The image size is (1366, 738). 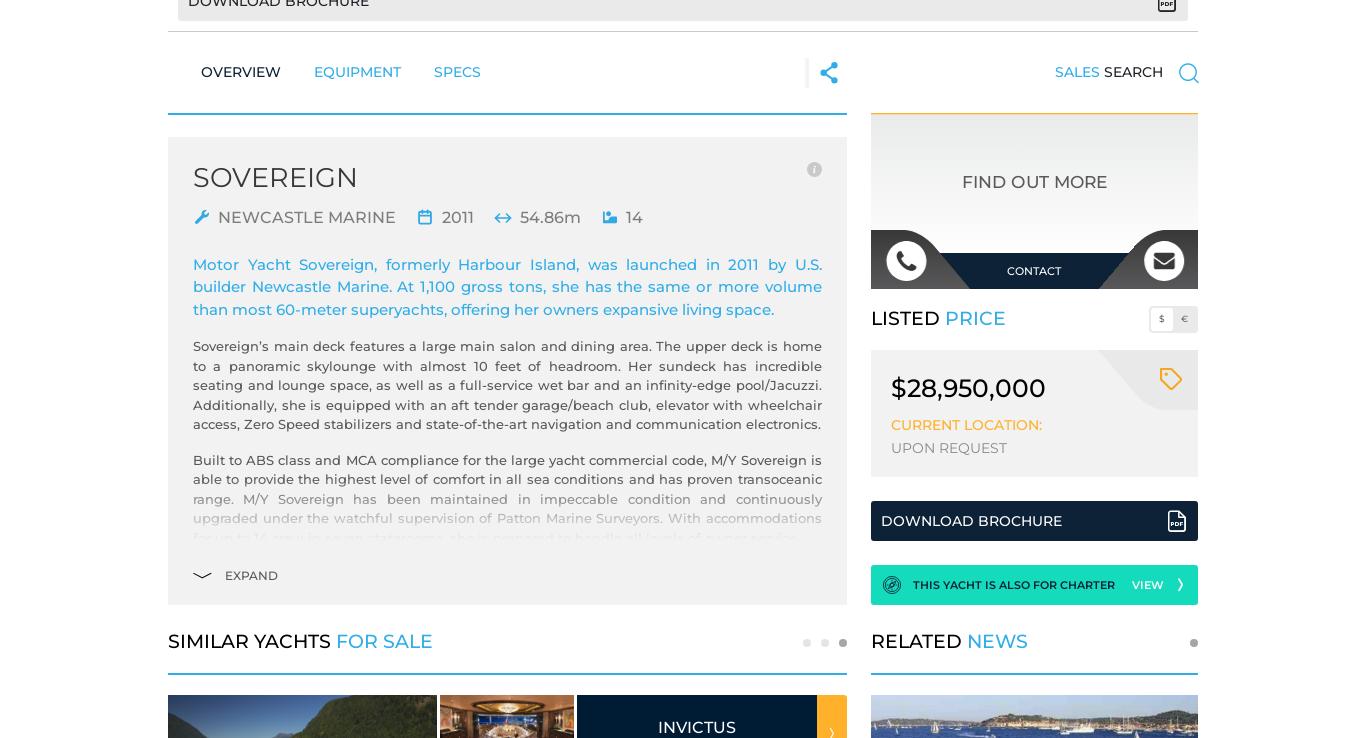 What do you see at coordinates (507, 640) in the screenshot?
I see `'Sovereign features six exceptionally appointed staterooms, ​including two master staterooms, collectively accommodating up to 16 guests. The upper master stateroom features a 270-degree view. The main-deck master offers guests incredible views through eight large oval windows.'` at bounding box center [507, 640].